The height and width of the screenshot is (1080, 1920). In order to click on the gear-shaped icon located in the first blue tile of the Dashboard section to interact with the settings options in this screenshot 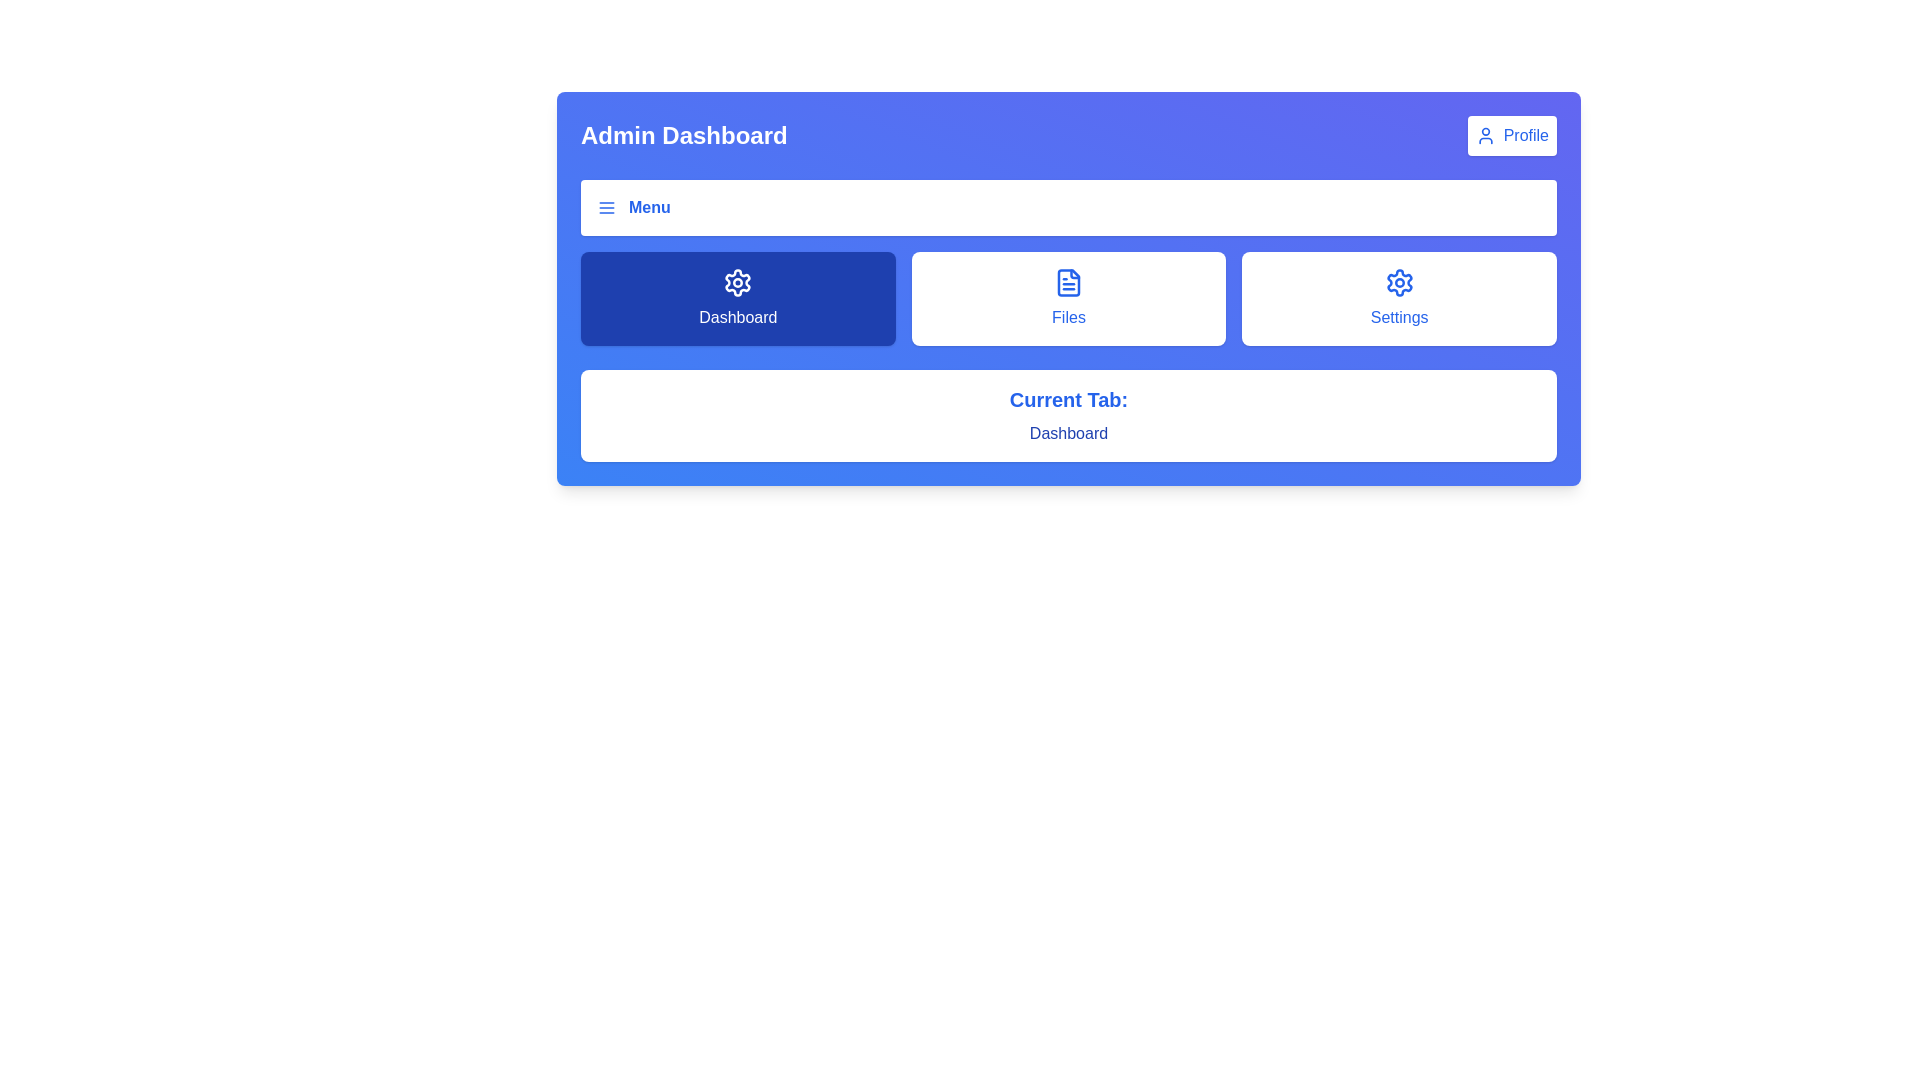, I will do `click(737, 282)`.